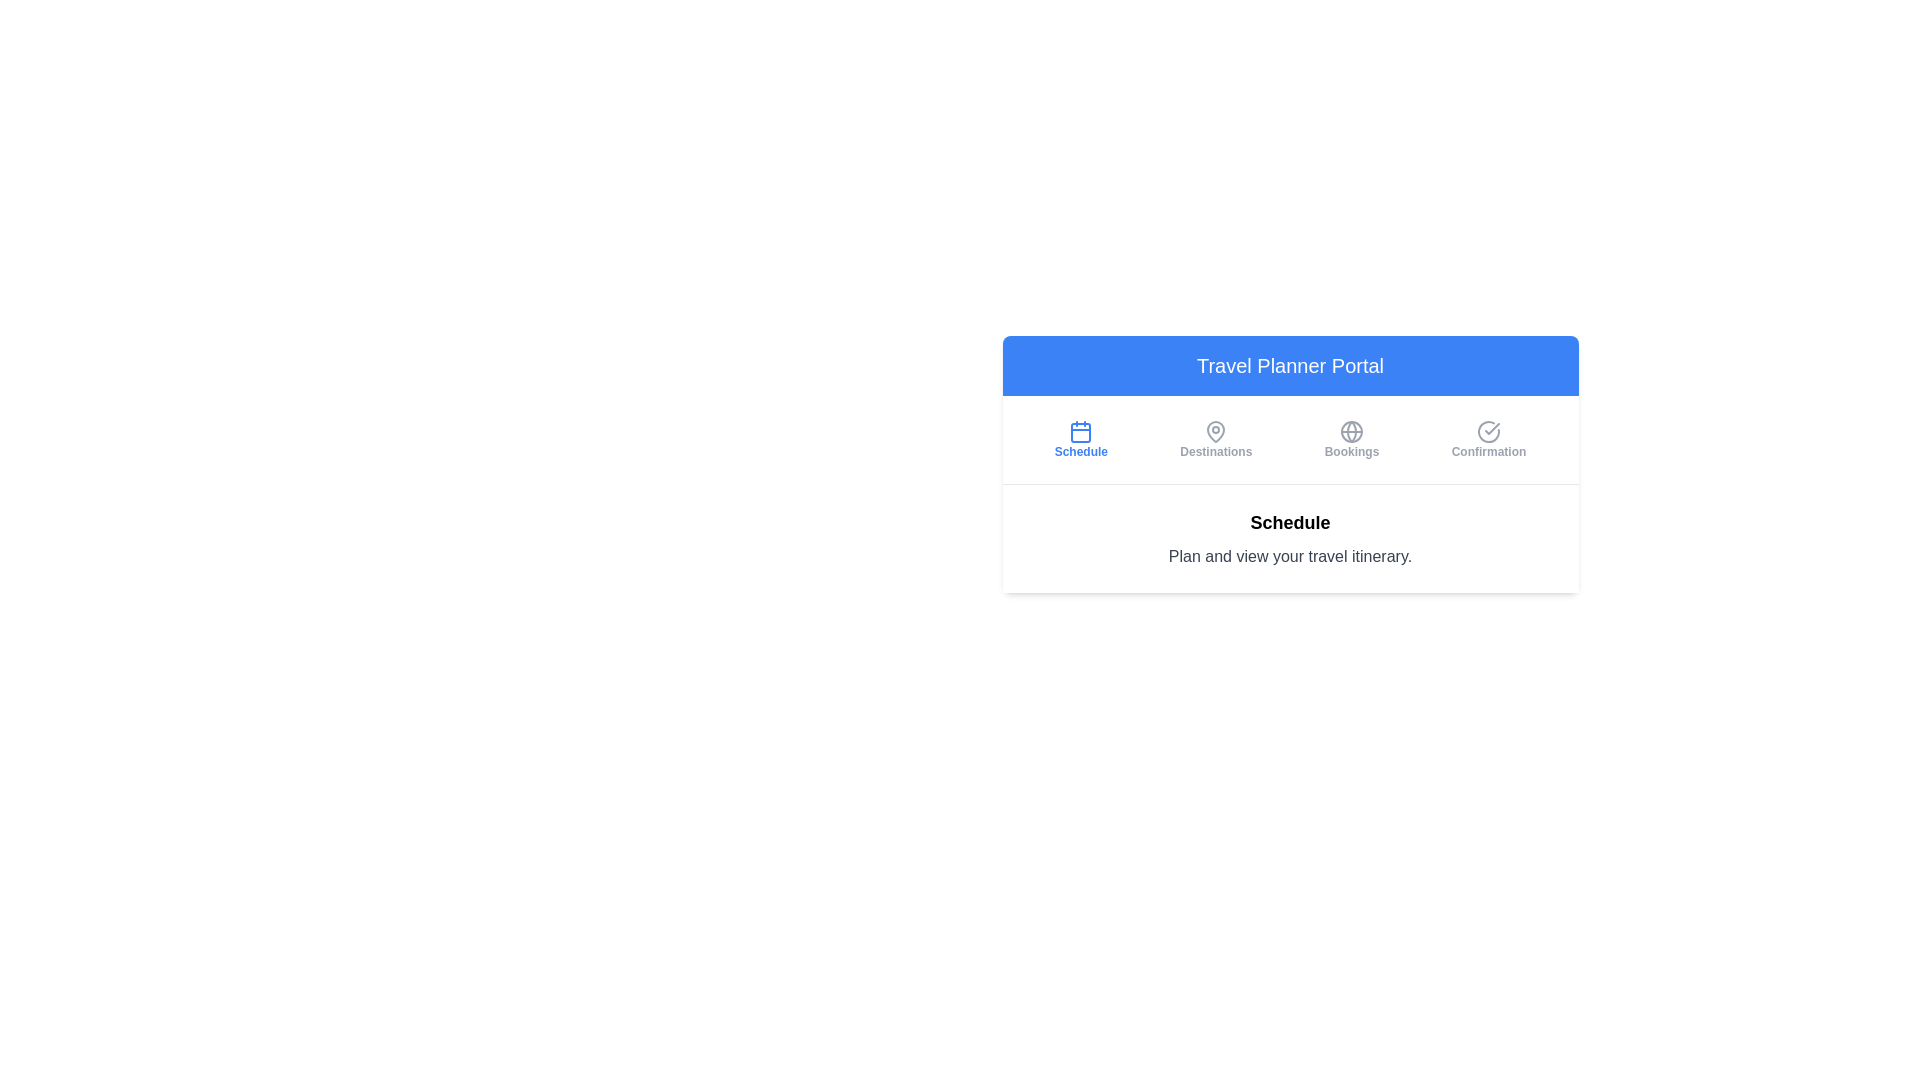  I want to click on the tab labeled Confirmation to navigate to its content, so click(1488, 438).